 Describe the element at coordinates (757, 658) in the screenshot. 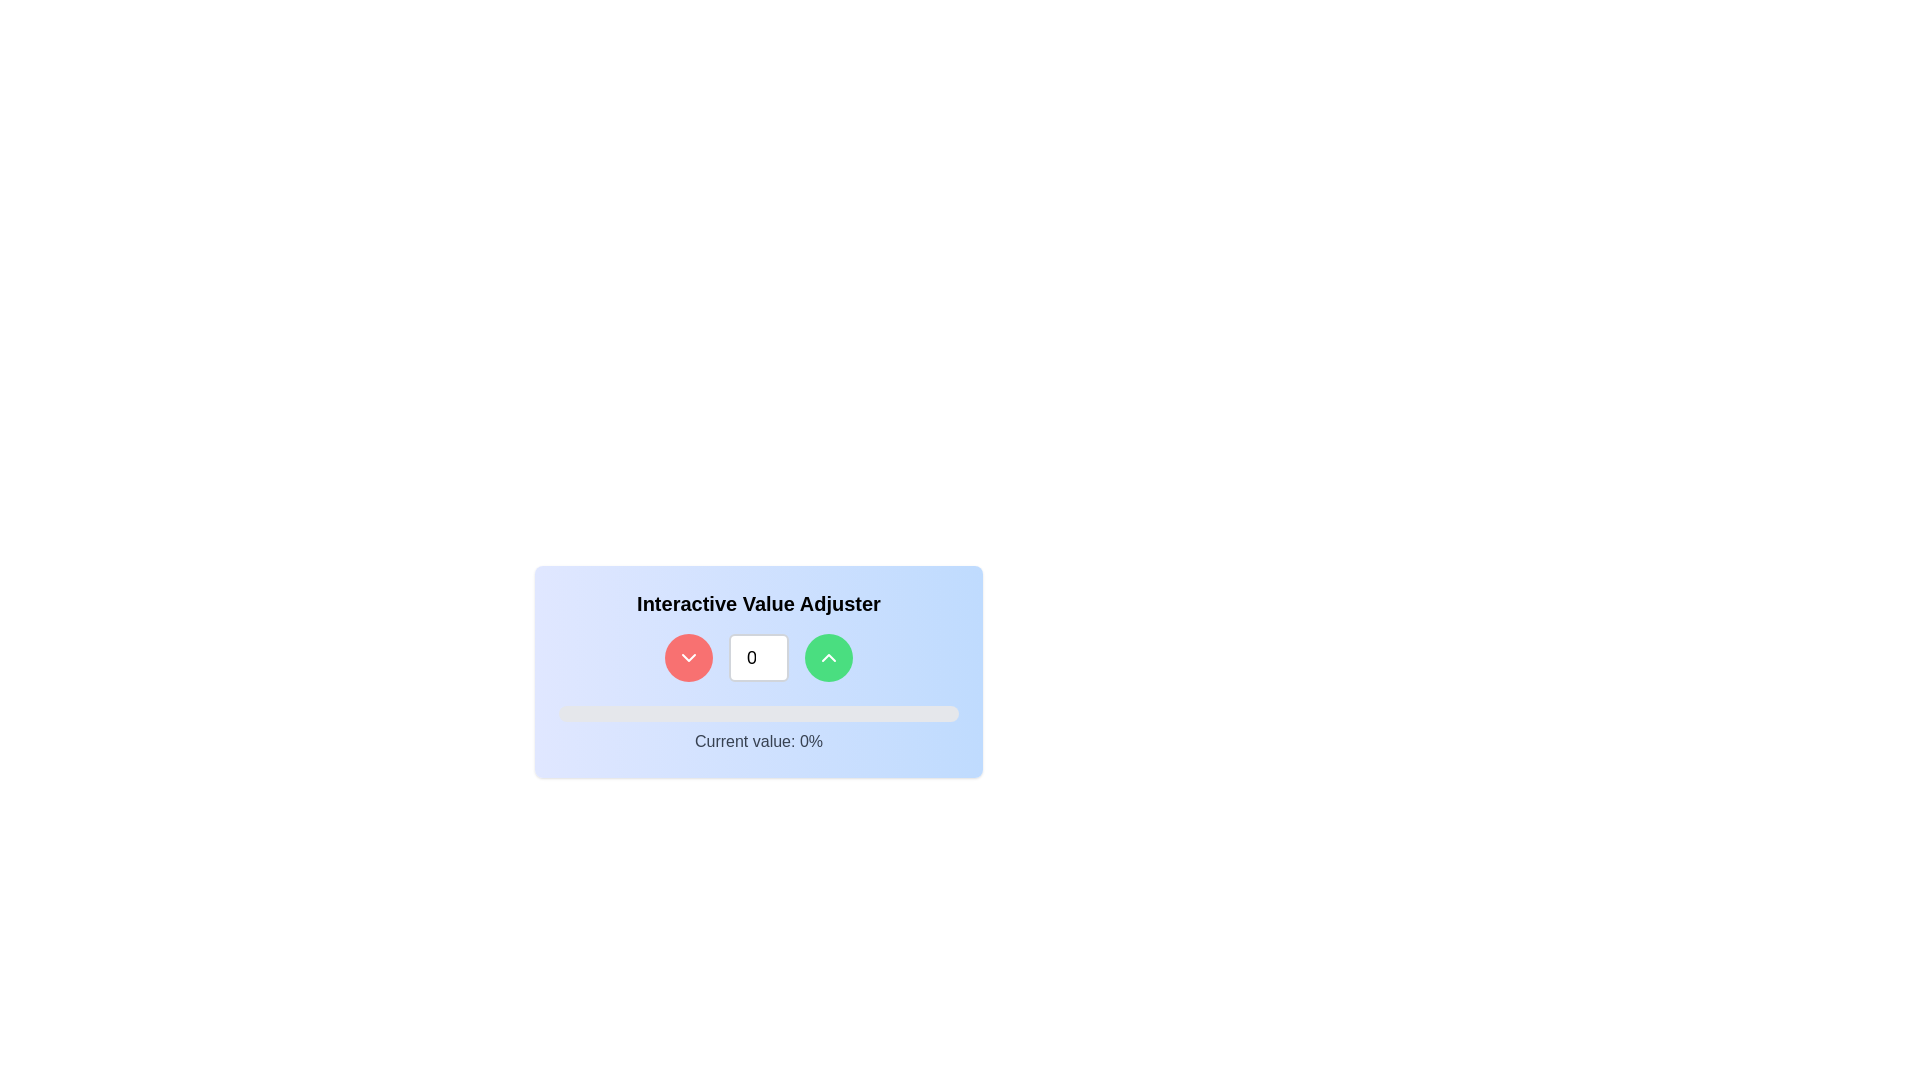

I see `the composite UI component consisting of a numeric input field and two buttons` at that location.